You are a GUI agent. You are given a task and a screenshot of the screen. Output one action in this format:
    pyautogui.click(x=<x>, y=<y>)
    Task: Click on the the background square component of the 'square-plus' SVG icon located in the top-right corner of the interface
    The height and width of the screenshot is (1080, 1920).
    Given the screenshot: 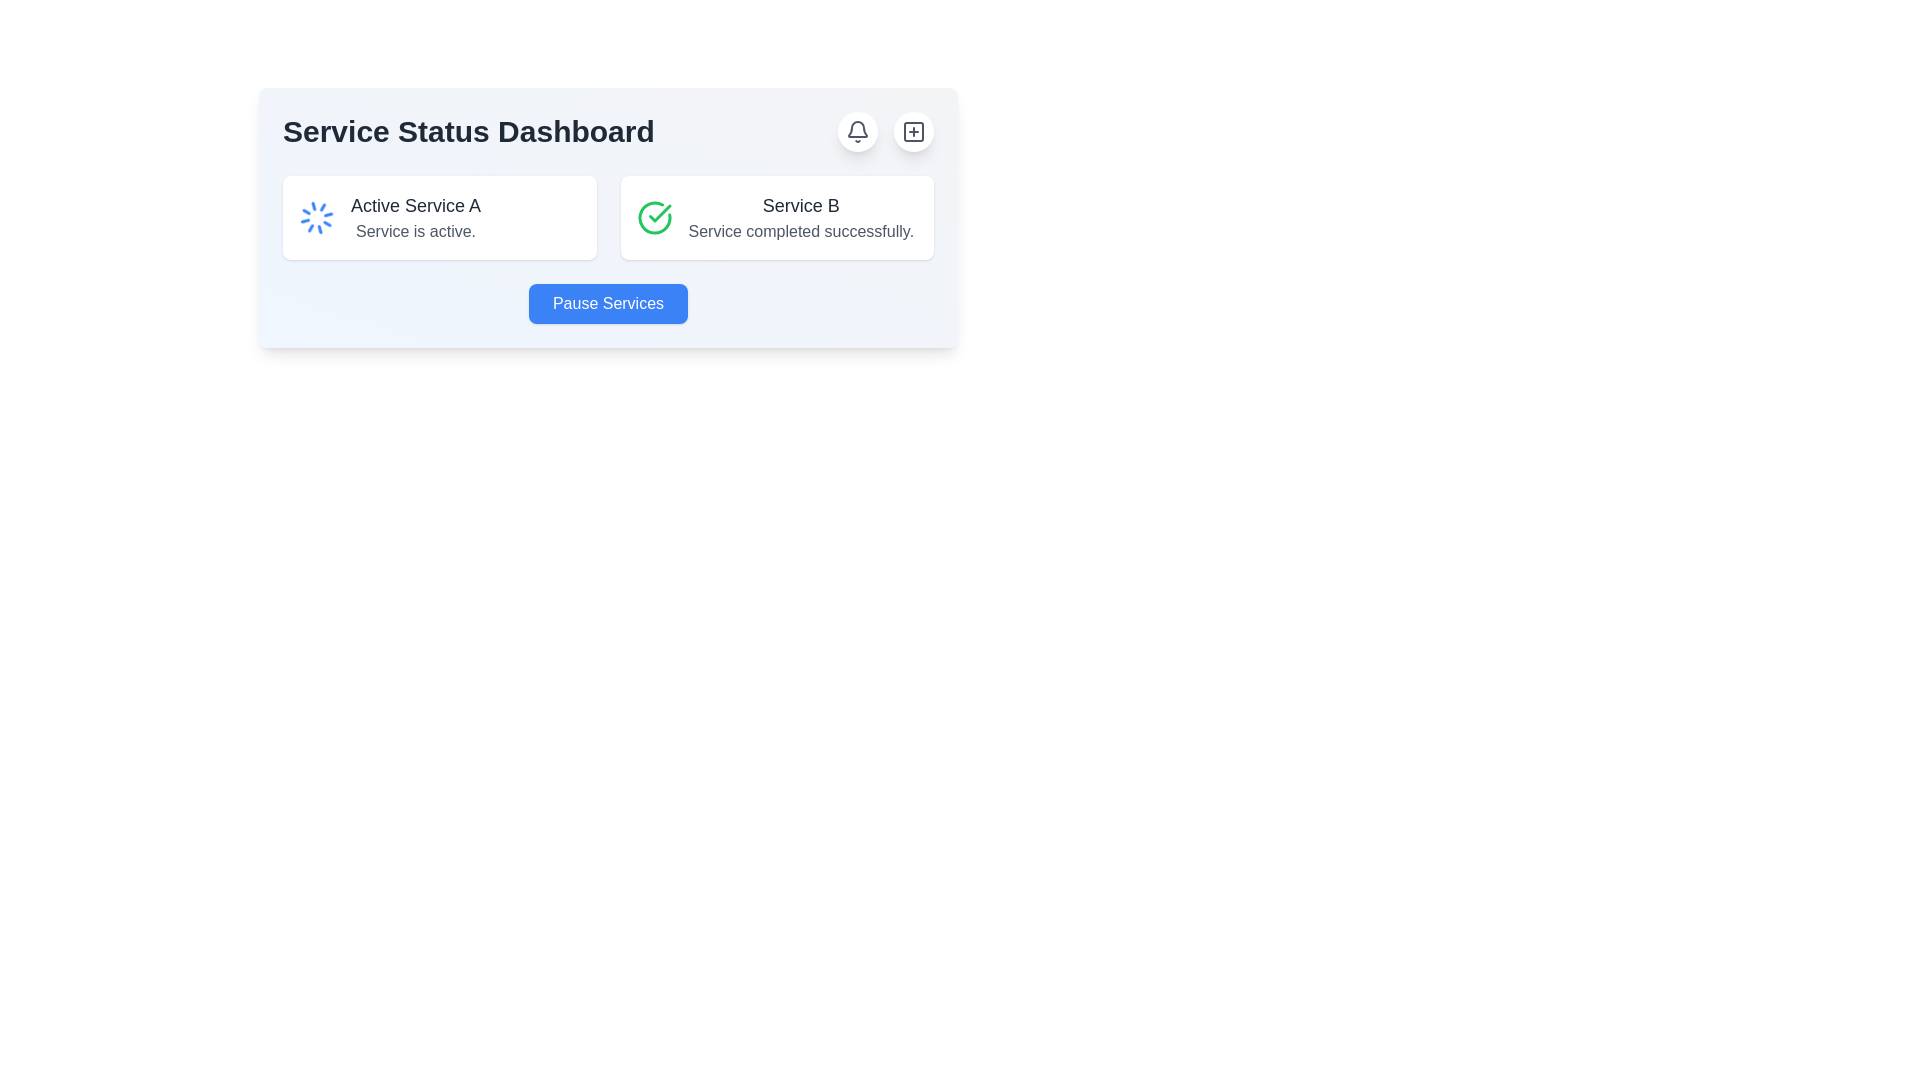 What is the action you would take?
    pyautogui.click(x=912, y=131)
    